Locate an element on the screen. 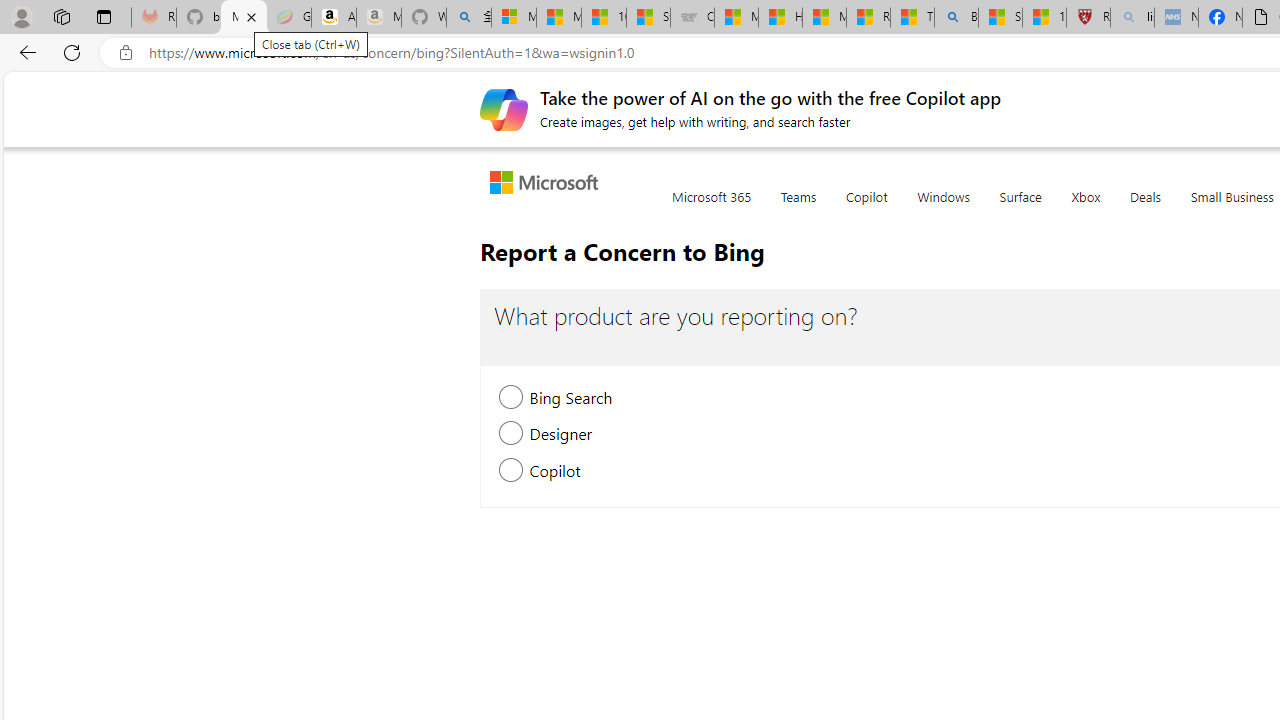 The width and height of the screenshot is (1280, 720). 'Surface' is located at coordinates (1020, 209).